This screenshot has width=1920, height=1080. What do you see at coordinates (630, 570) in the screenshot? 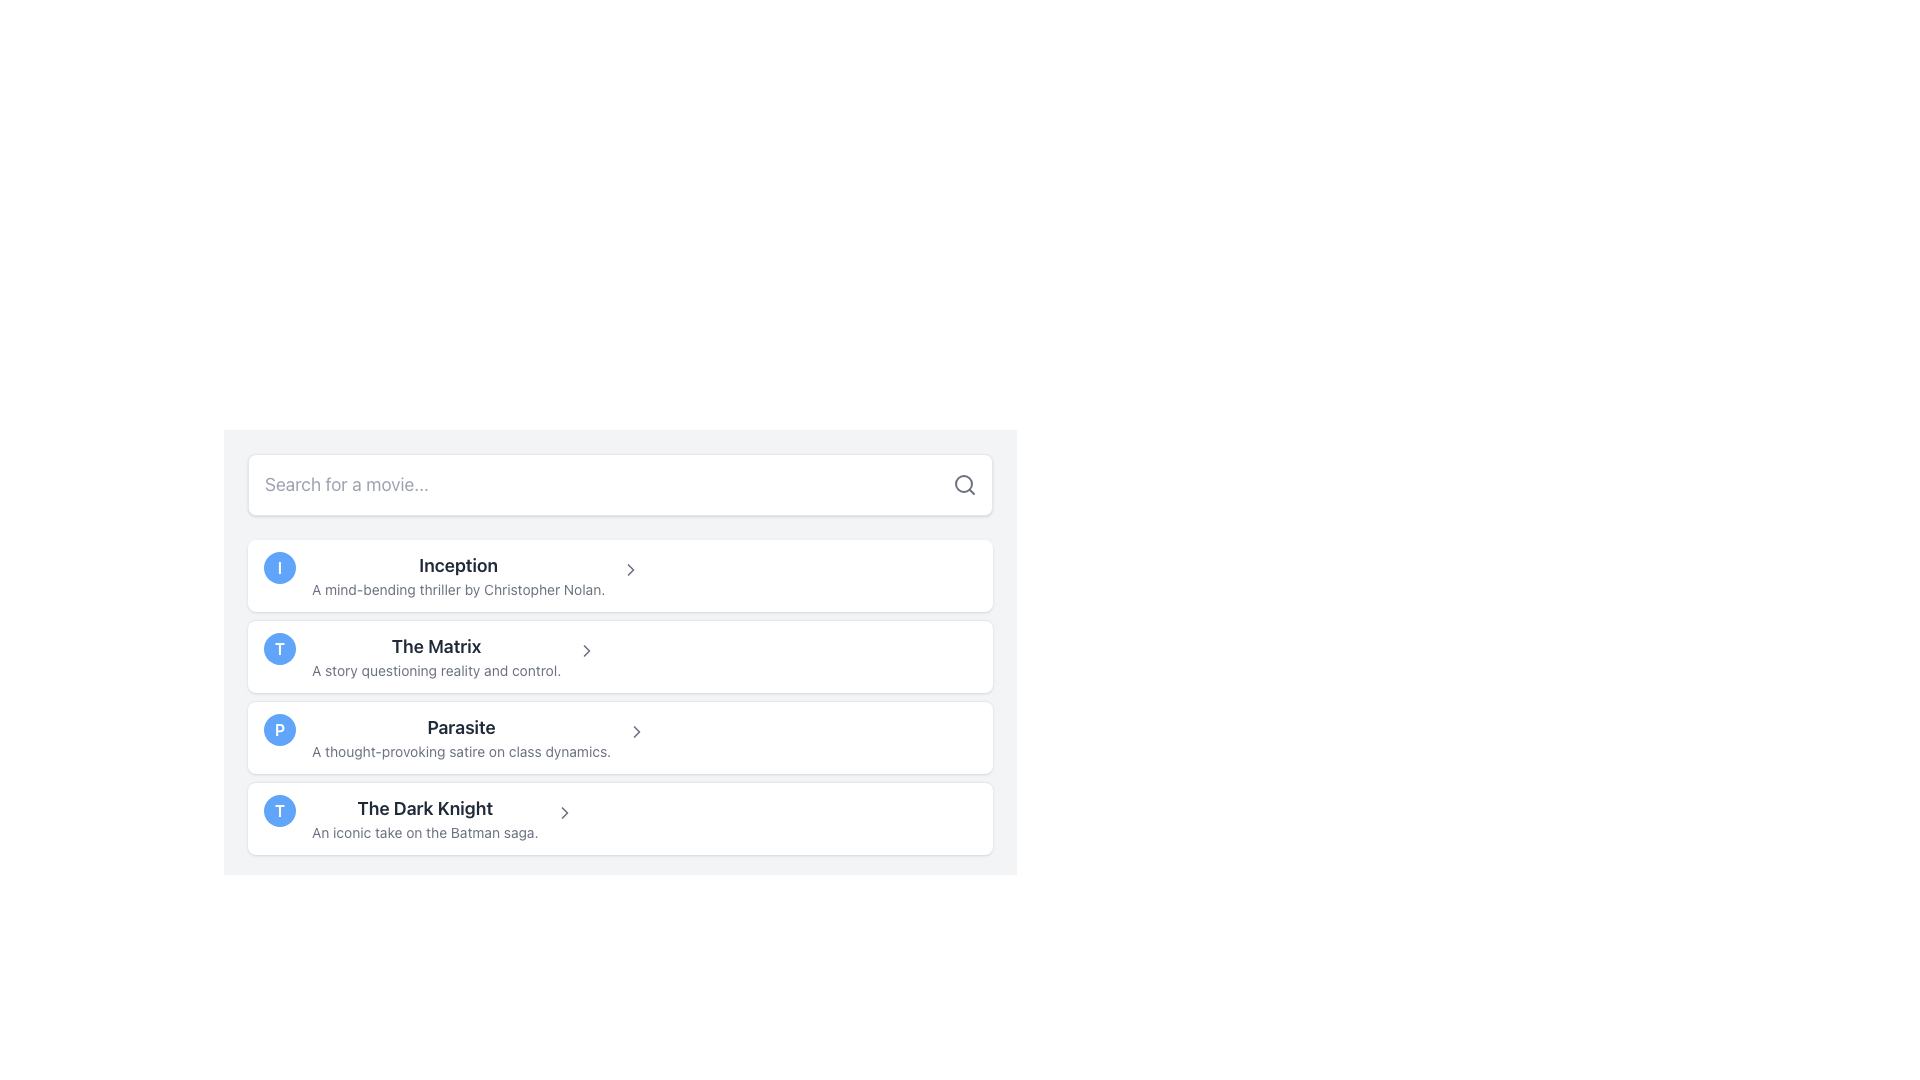
I see `the right-pointing chevron icon at the rightmost edge of the 'Inception' movie card for visual feedback` at bounding box center [630, 570].